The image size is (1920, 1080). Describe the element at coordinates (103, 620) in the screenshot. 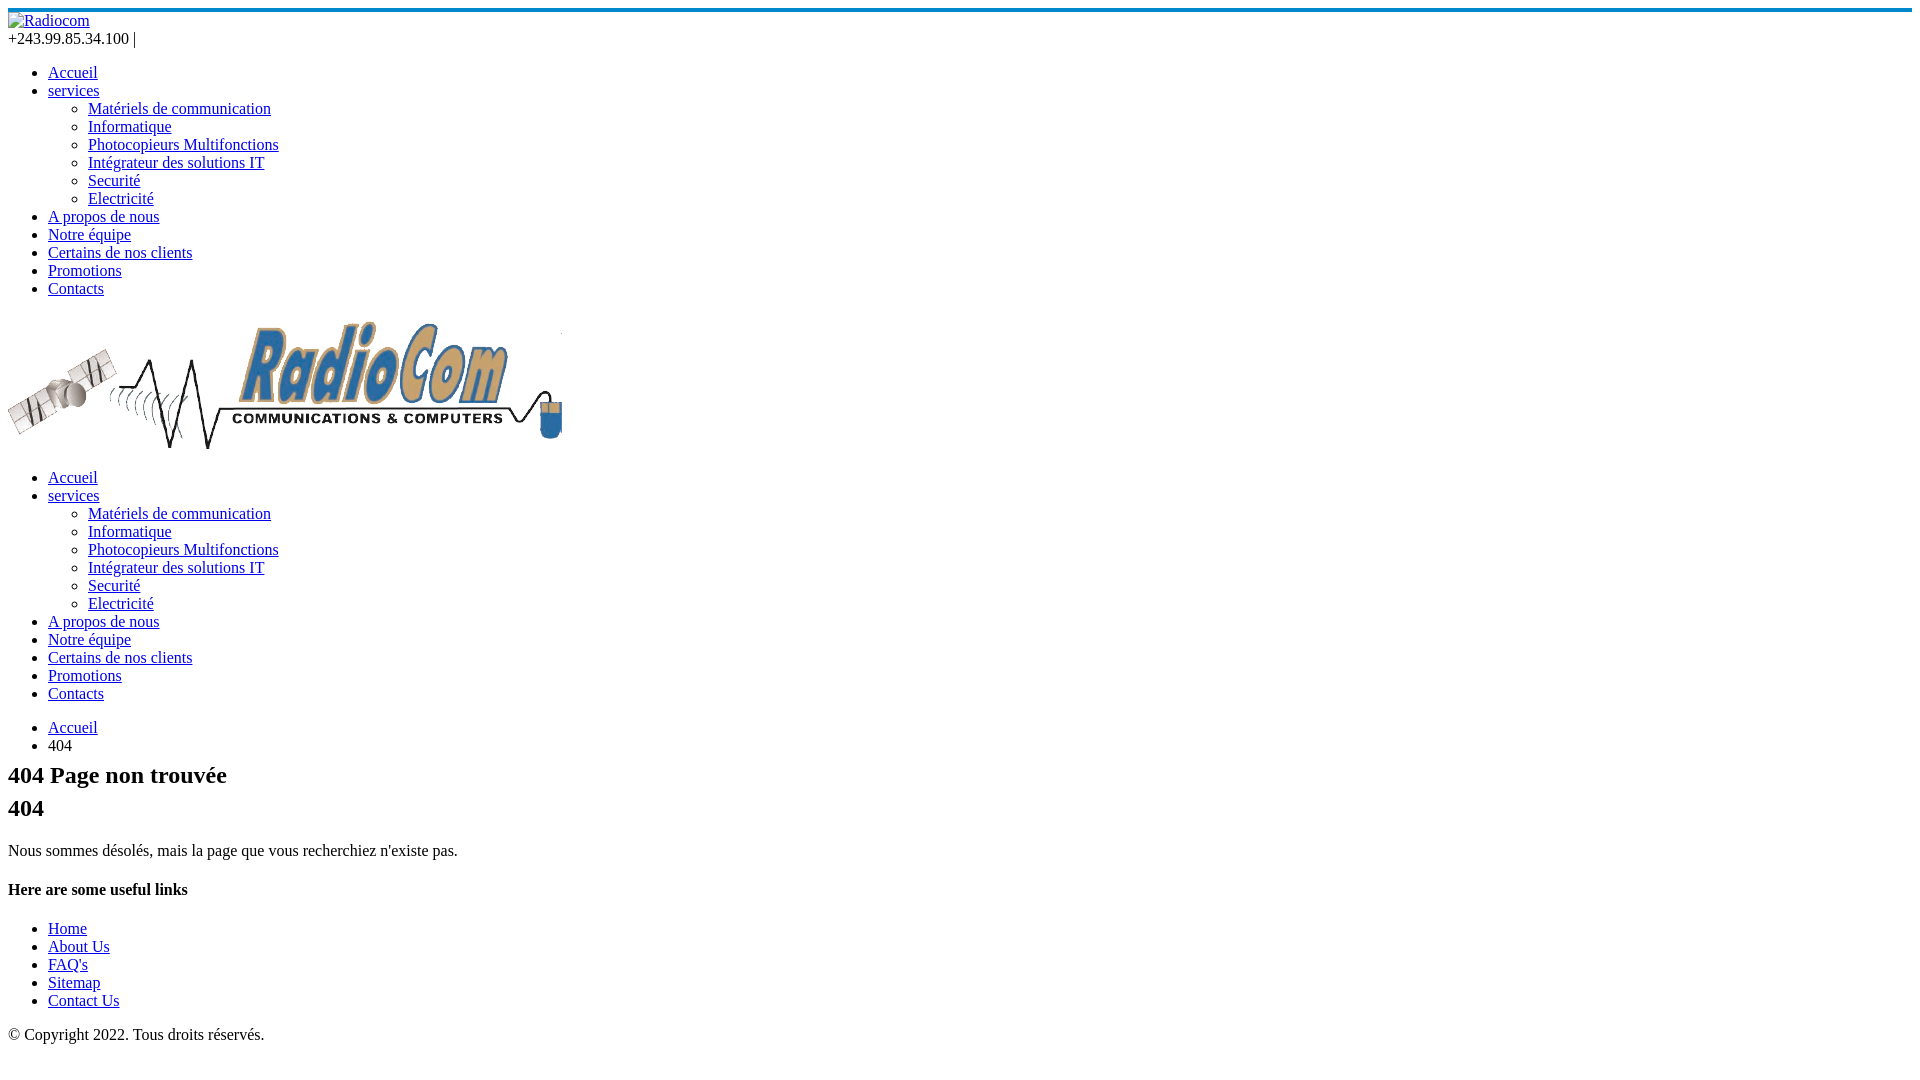

I see `'A propos de nous'` at that location.